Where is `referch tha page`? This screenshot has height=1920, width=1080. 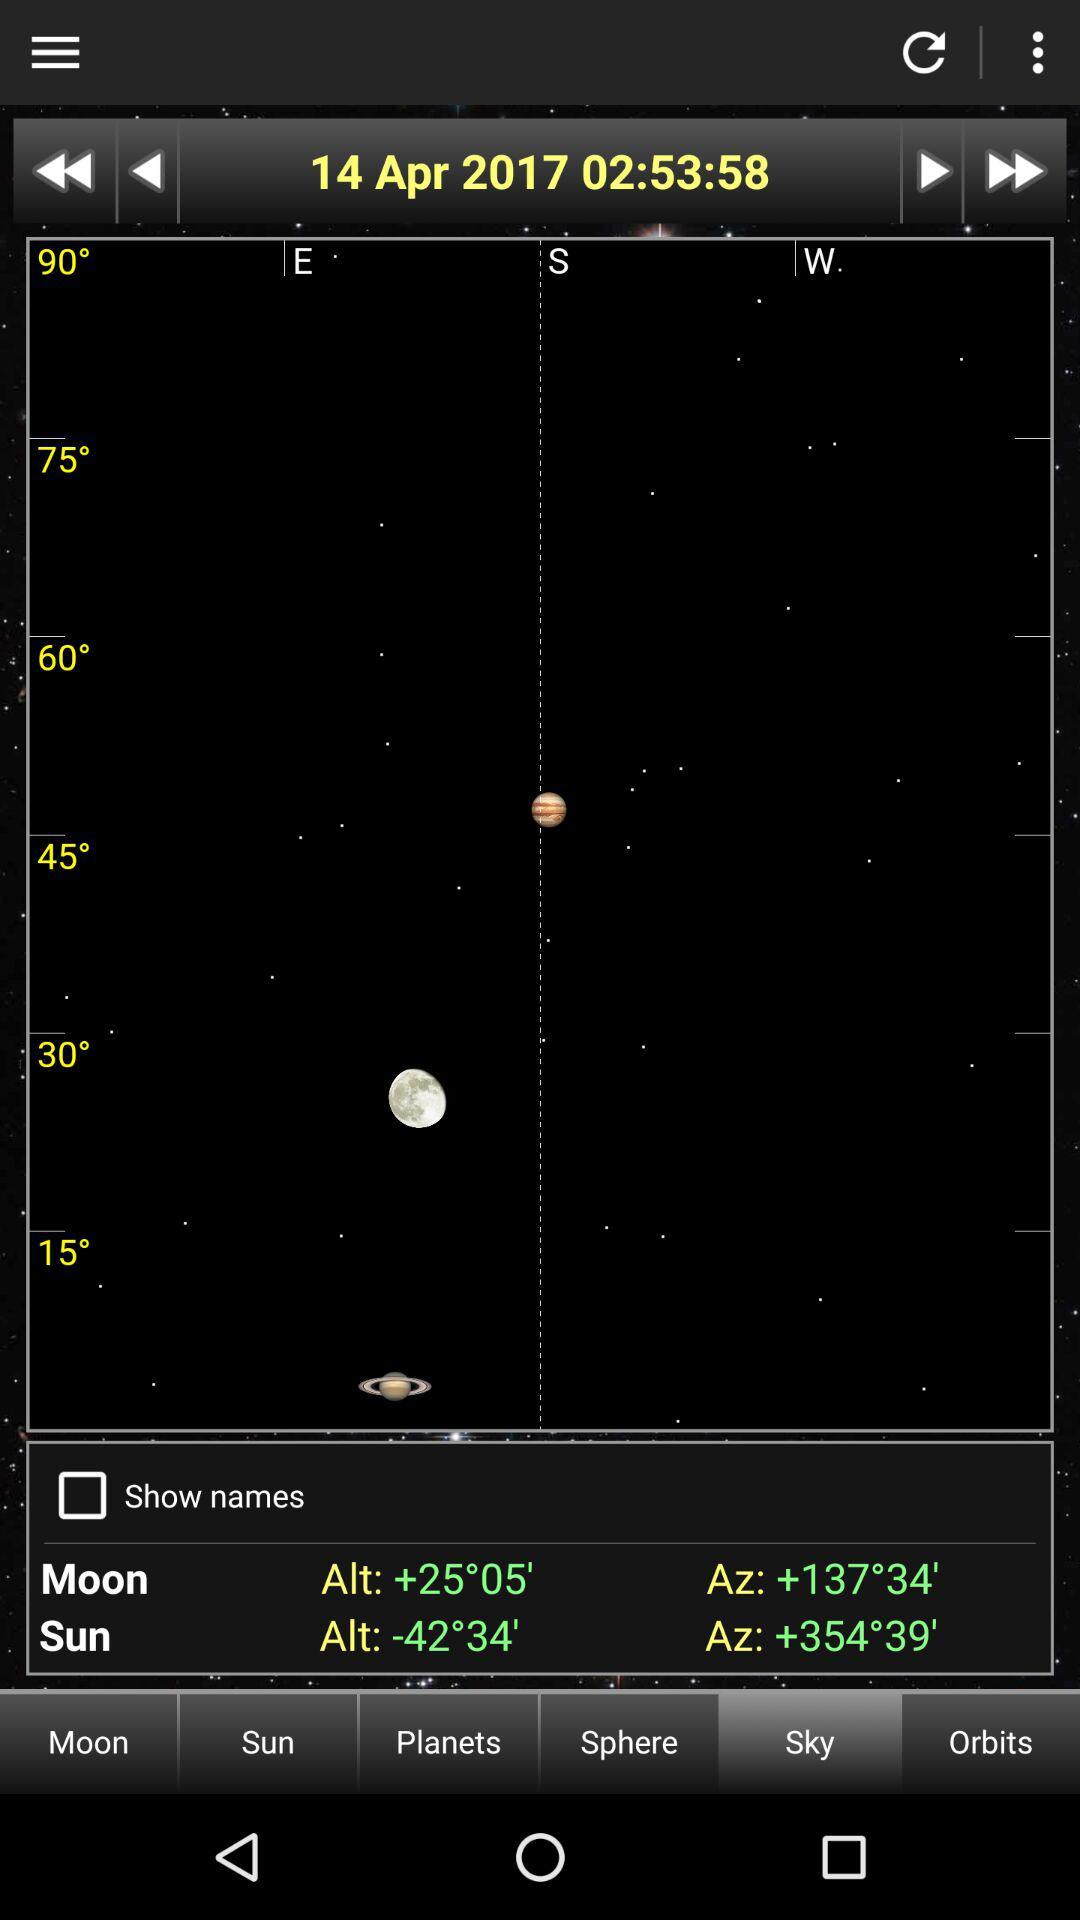 referch tha page is located at coordinates (924, 52).